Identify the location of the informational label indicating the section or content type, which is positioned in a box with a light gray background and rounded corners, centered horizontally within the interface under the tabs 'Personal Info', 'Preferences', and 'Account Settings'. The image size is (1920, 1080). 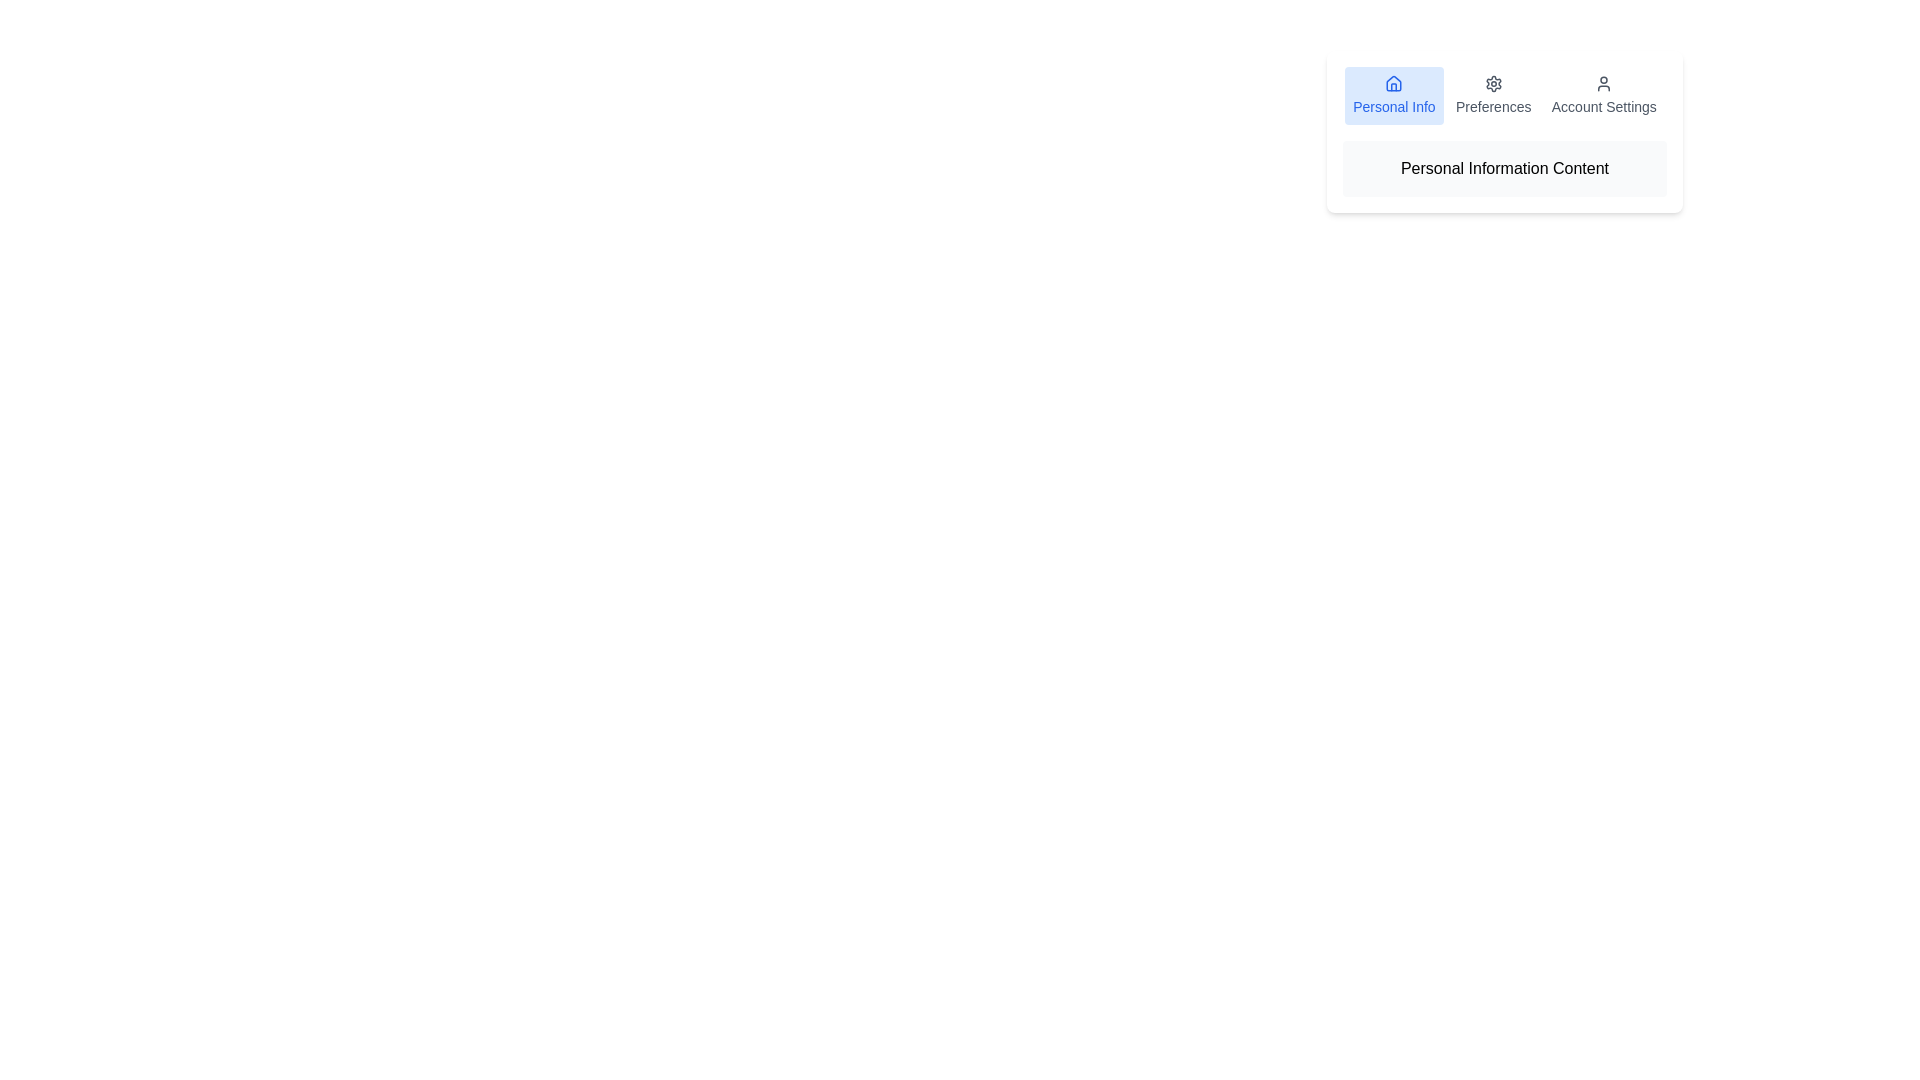
(1505, 168).